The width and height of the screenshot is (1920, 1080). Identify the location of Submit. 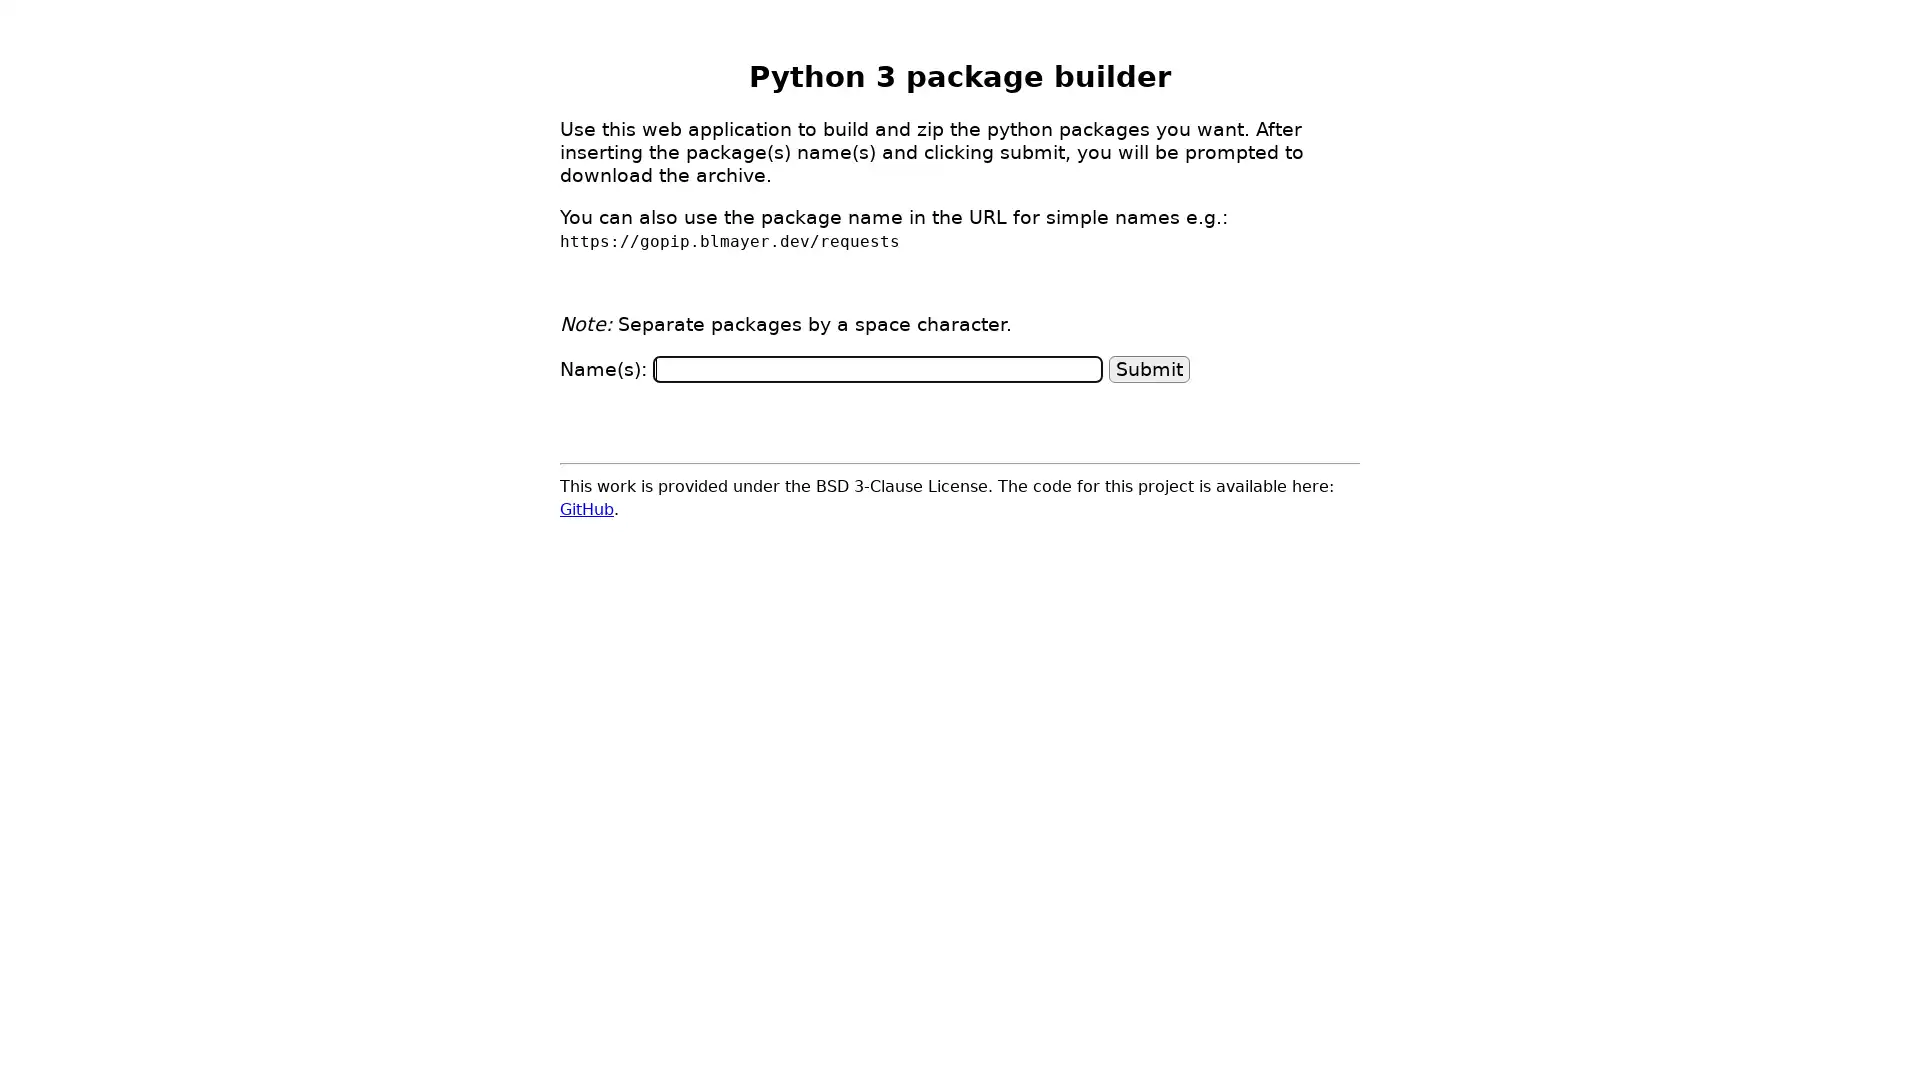
(1149, 368).